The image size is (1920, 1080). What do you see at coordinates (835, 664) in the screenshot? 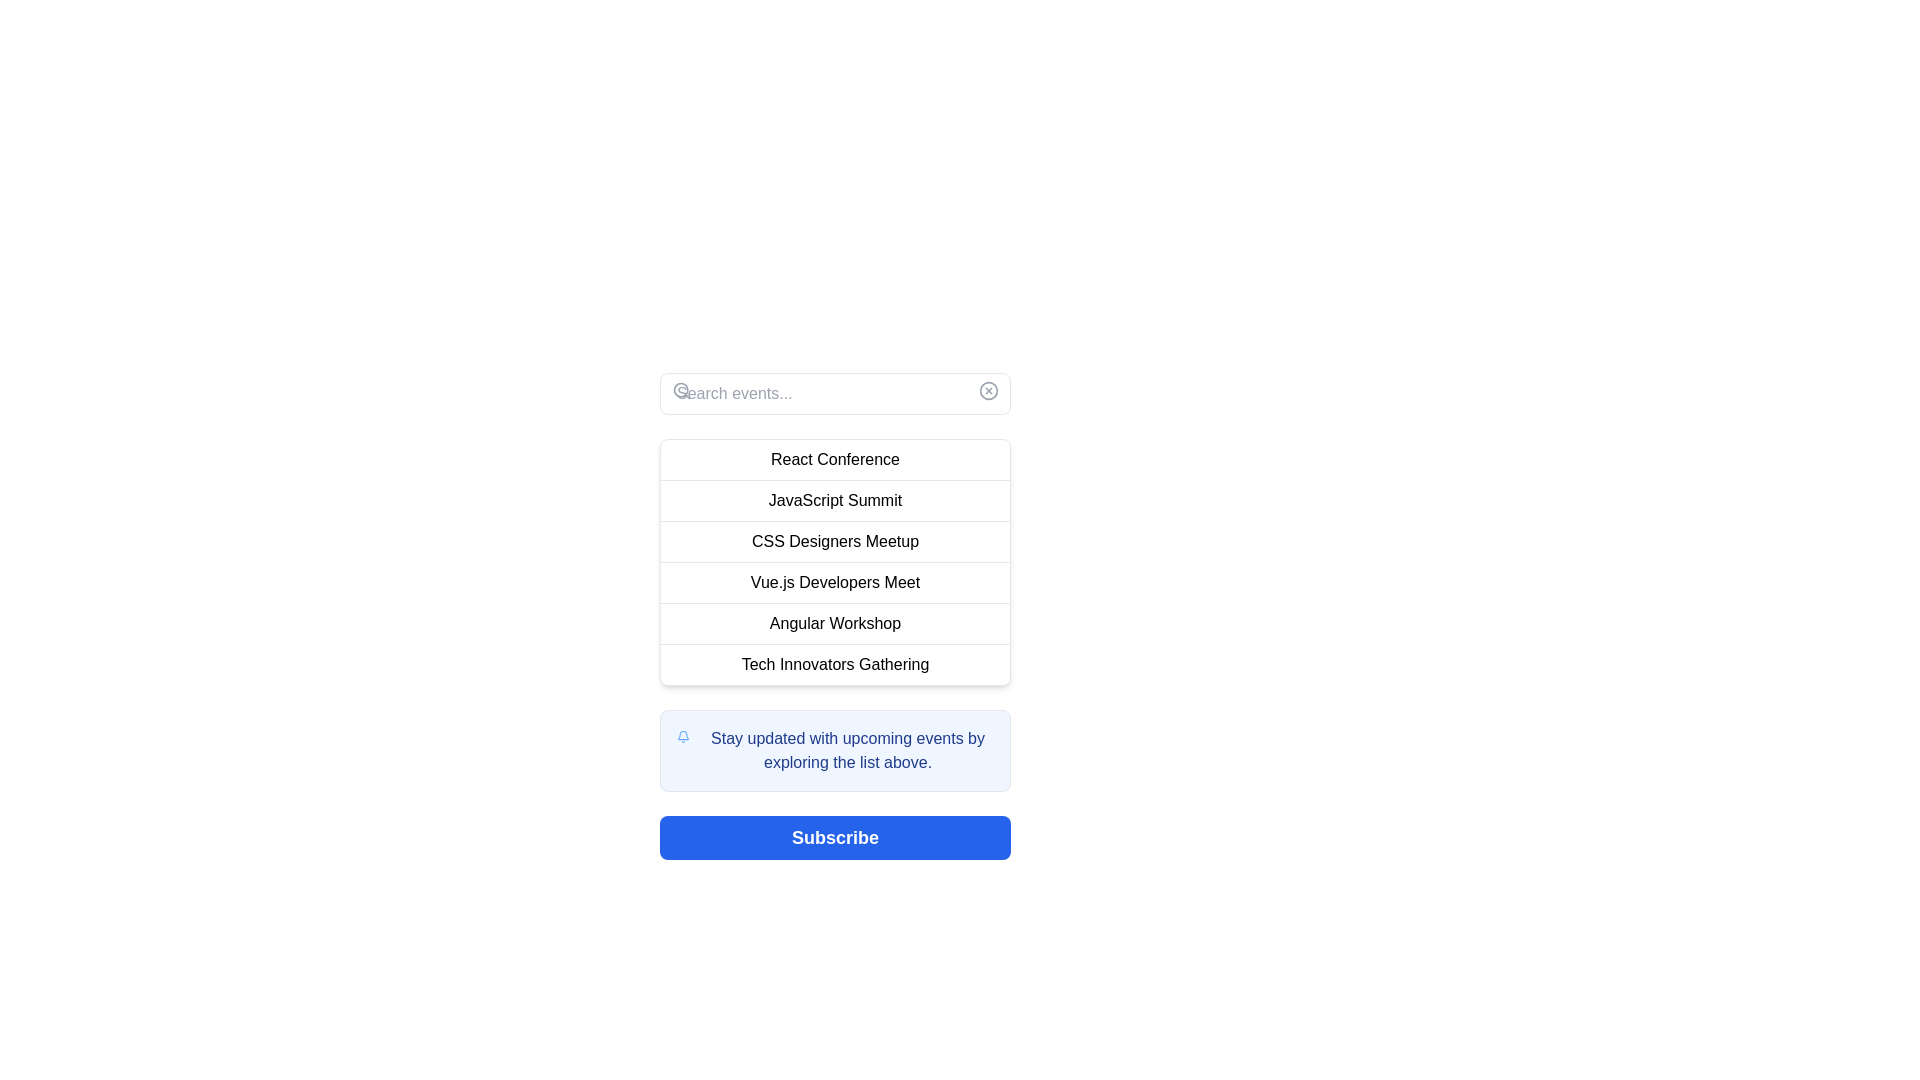
I see `the text label displaying 'Tech Innovators Gathering', which is the sixth item in a vertical list, indicating its interactivity with a hover effect that changes the background to light gray` at bounding box center [835, 664].